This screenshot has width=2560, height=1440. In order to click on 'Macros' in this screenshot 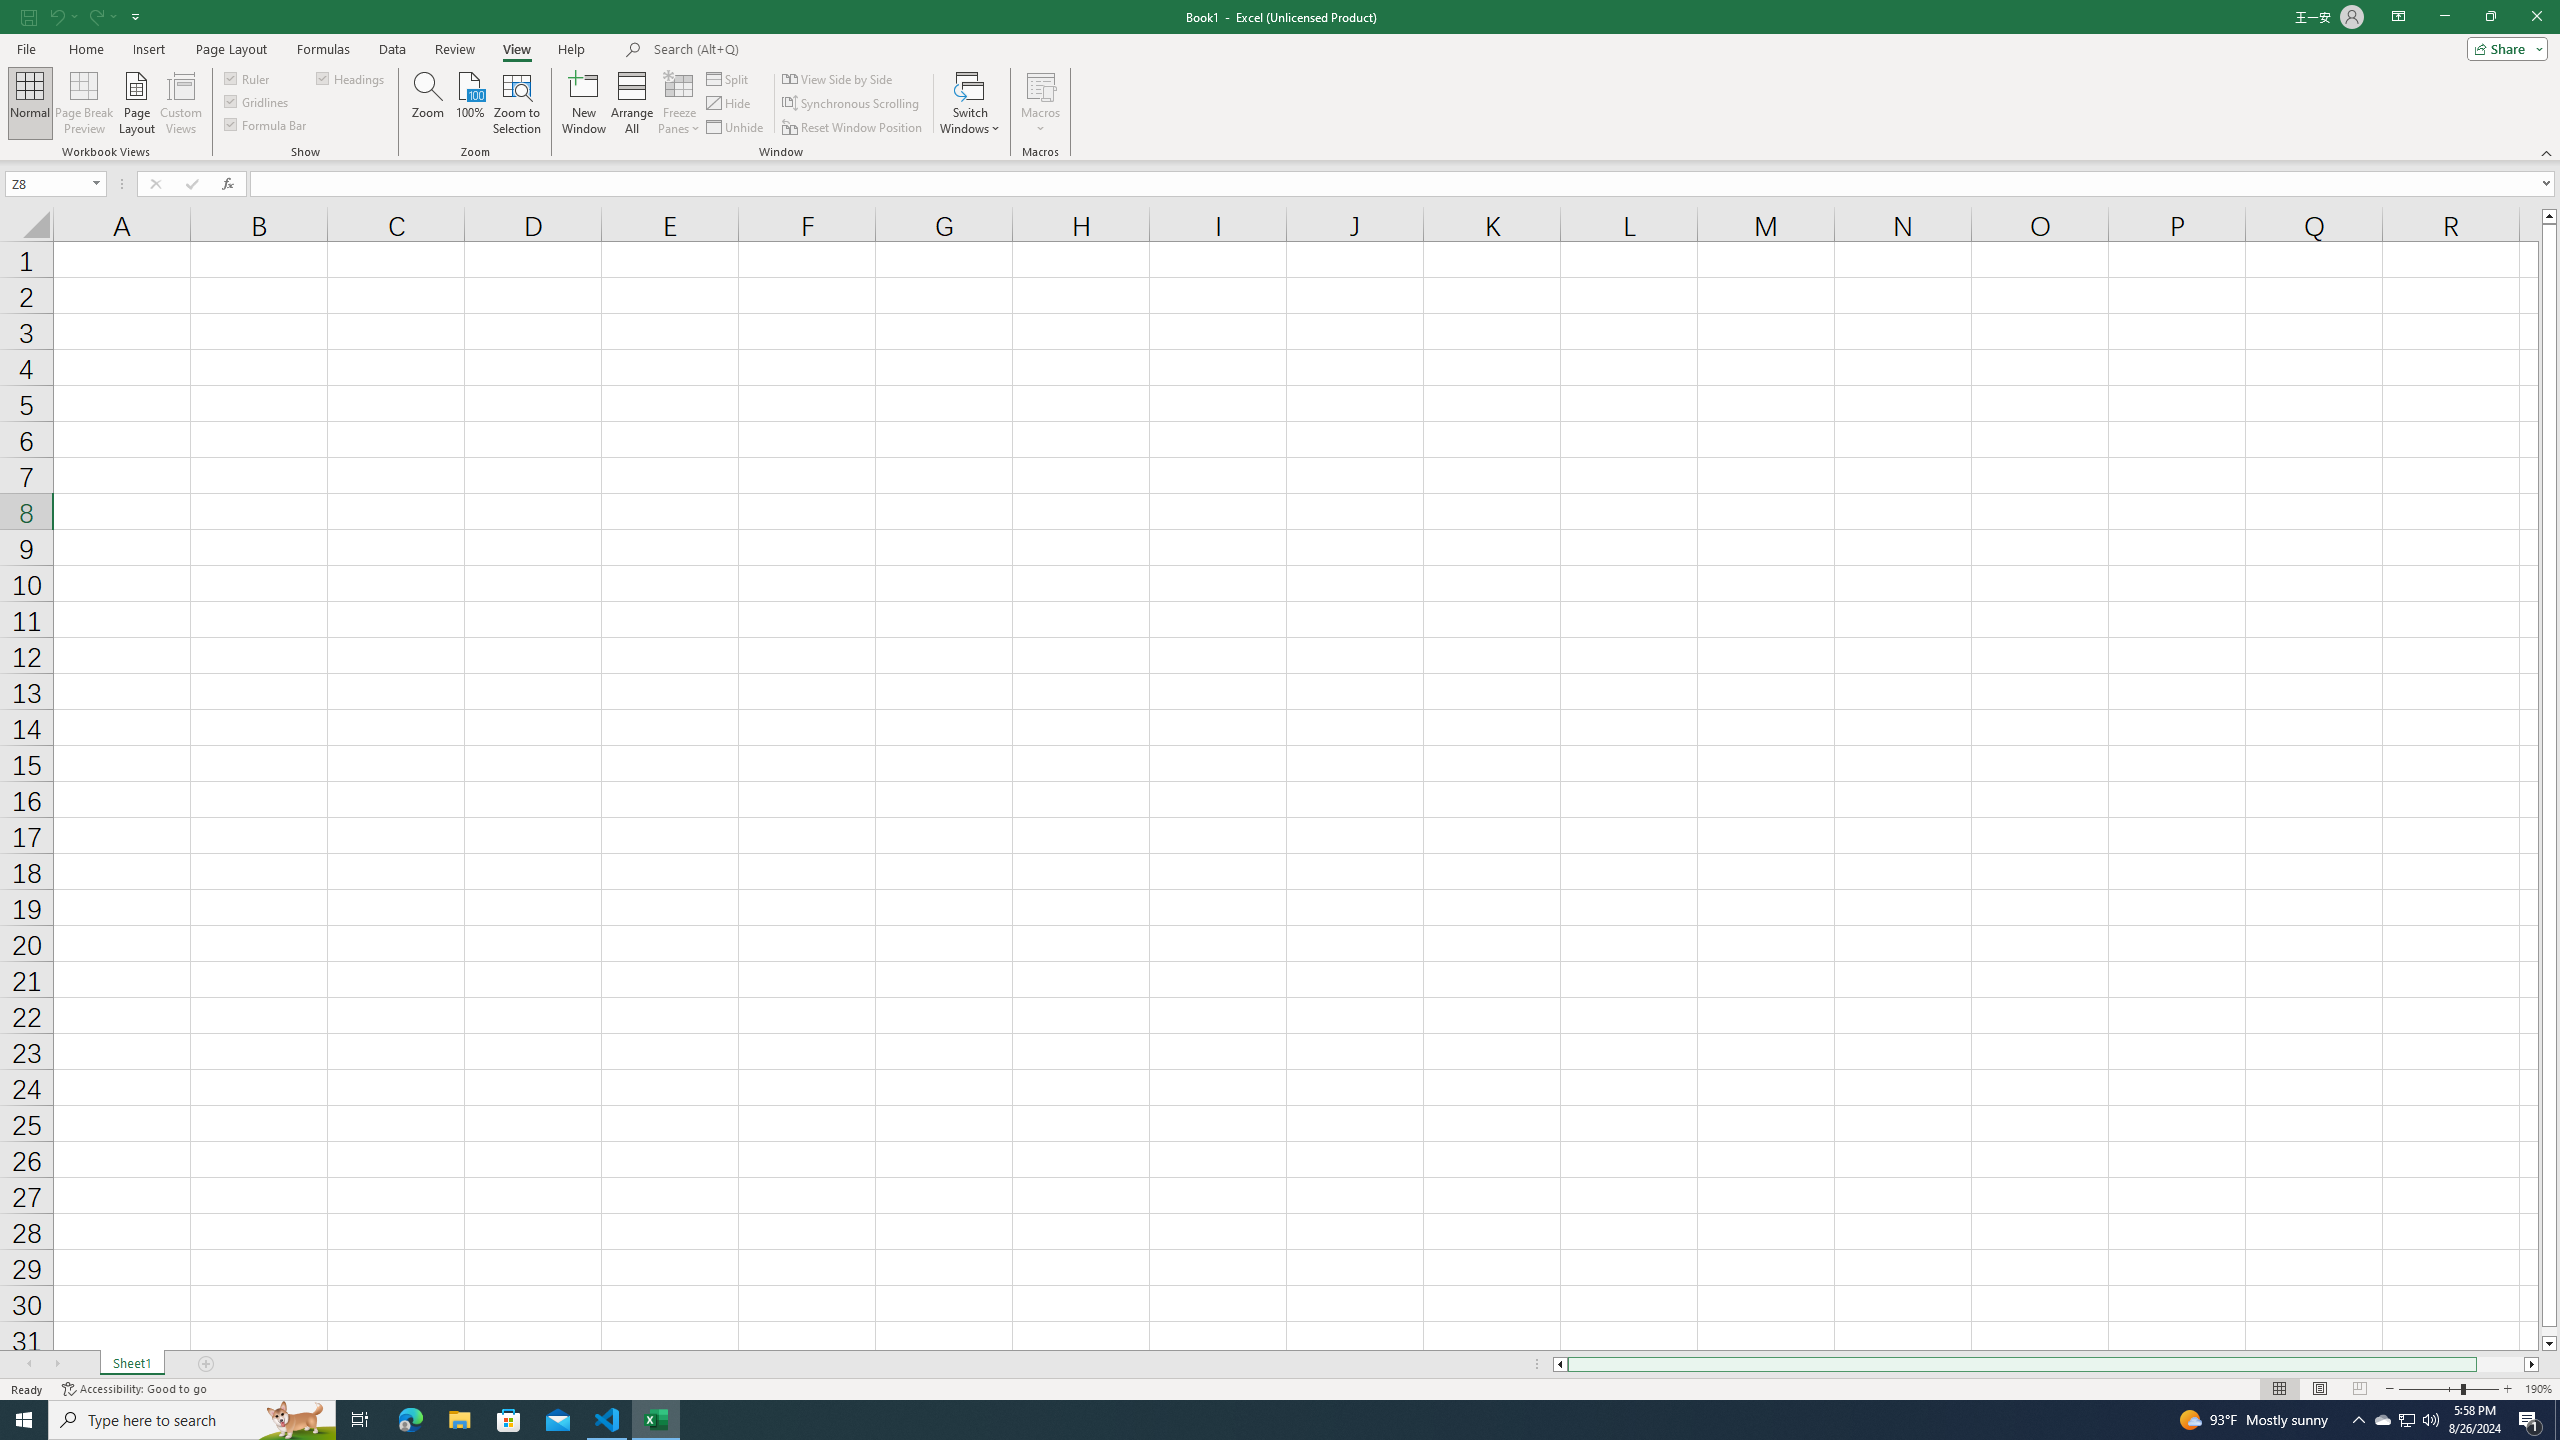, I will do `click(1039, 103)`.